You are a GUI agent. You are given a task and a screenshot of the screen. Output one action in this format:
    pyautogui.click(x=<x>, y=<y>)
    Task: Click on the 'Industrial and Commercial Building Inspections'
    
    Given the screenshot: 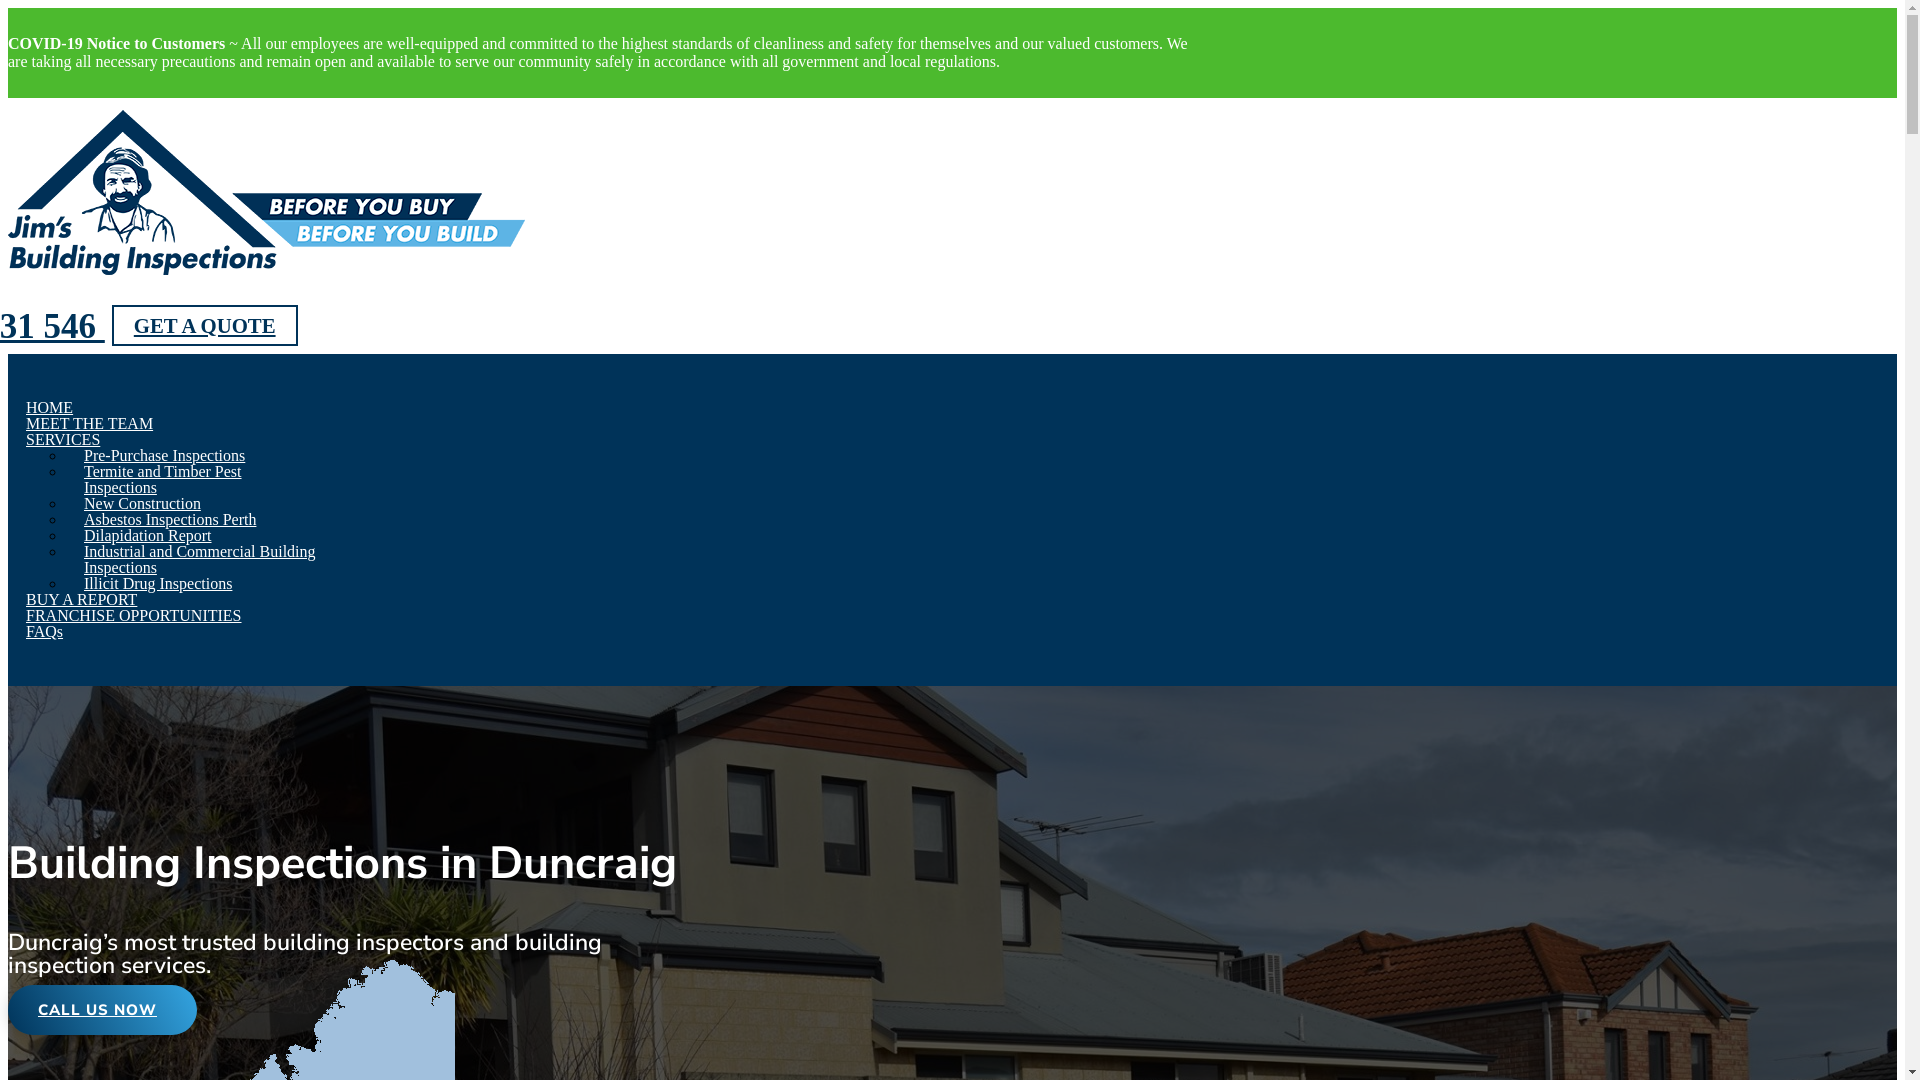 What is the action you would take?
    pyautogui.click(x=82, y=559)
    